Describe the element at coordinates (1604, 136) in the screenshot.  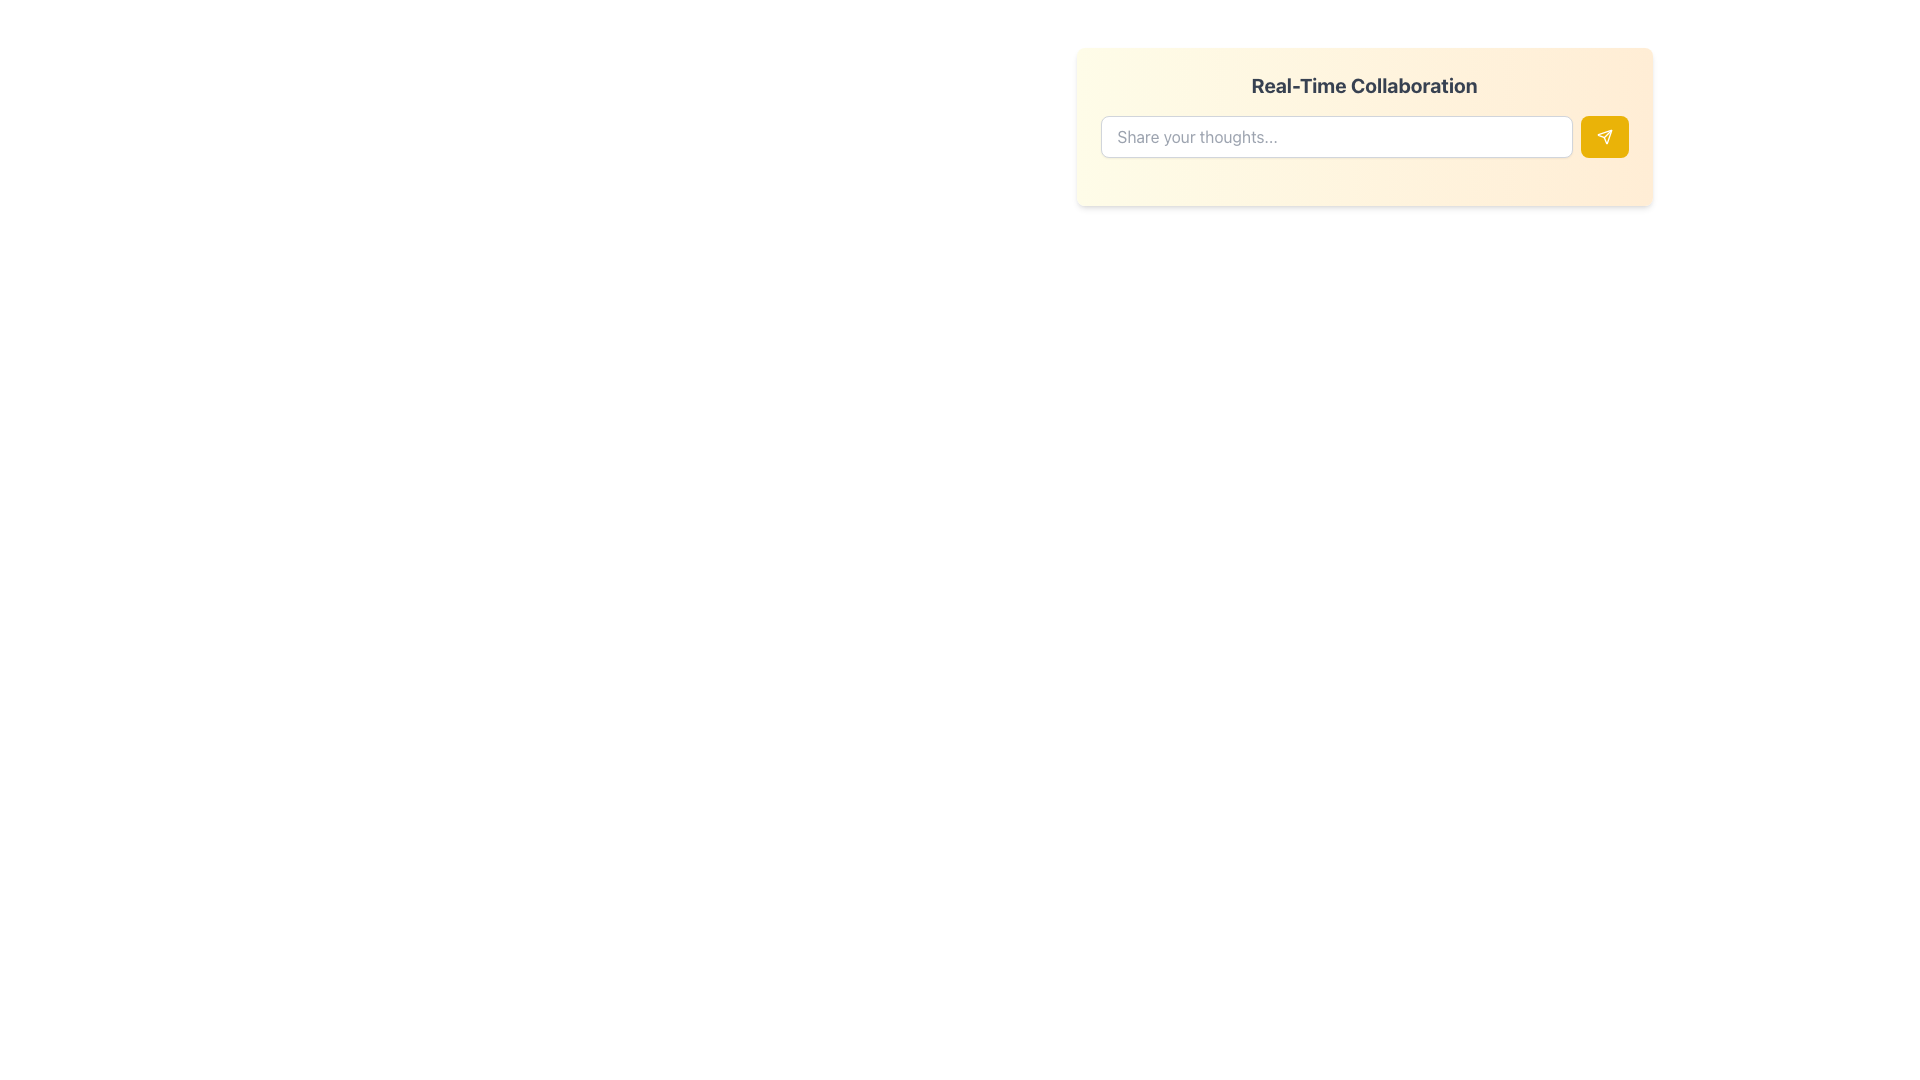
I see `the icon located at the bottom-right of the 'Real-Time Collaboration' panel` at that location.